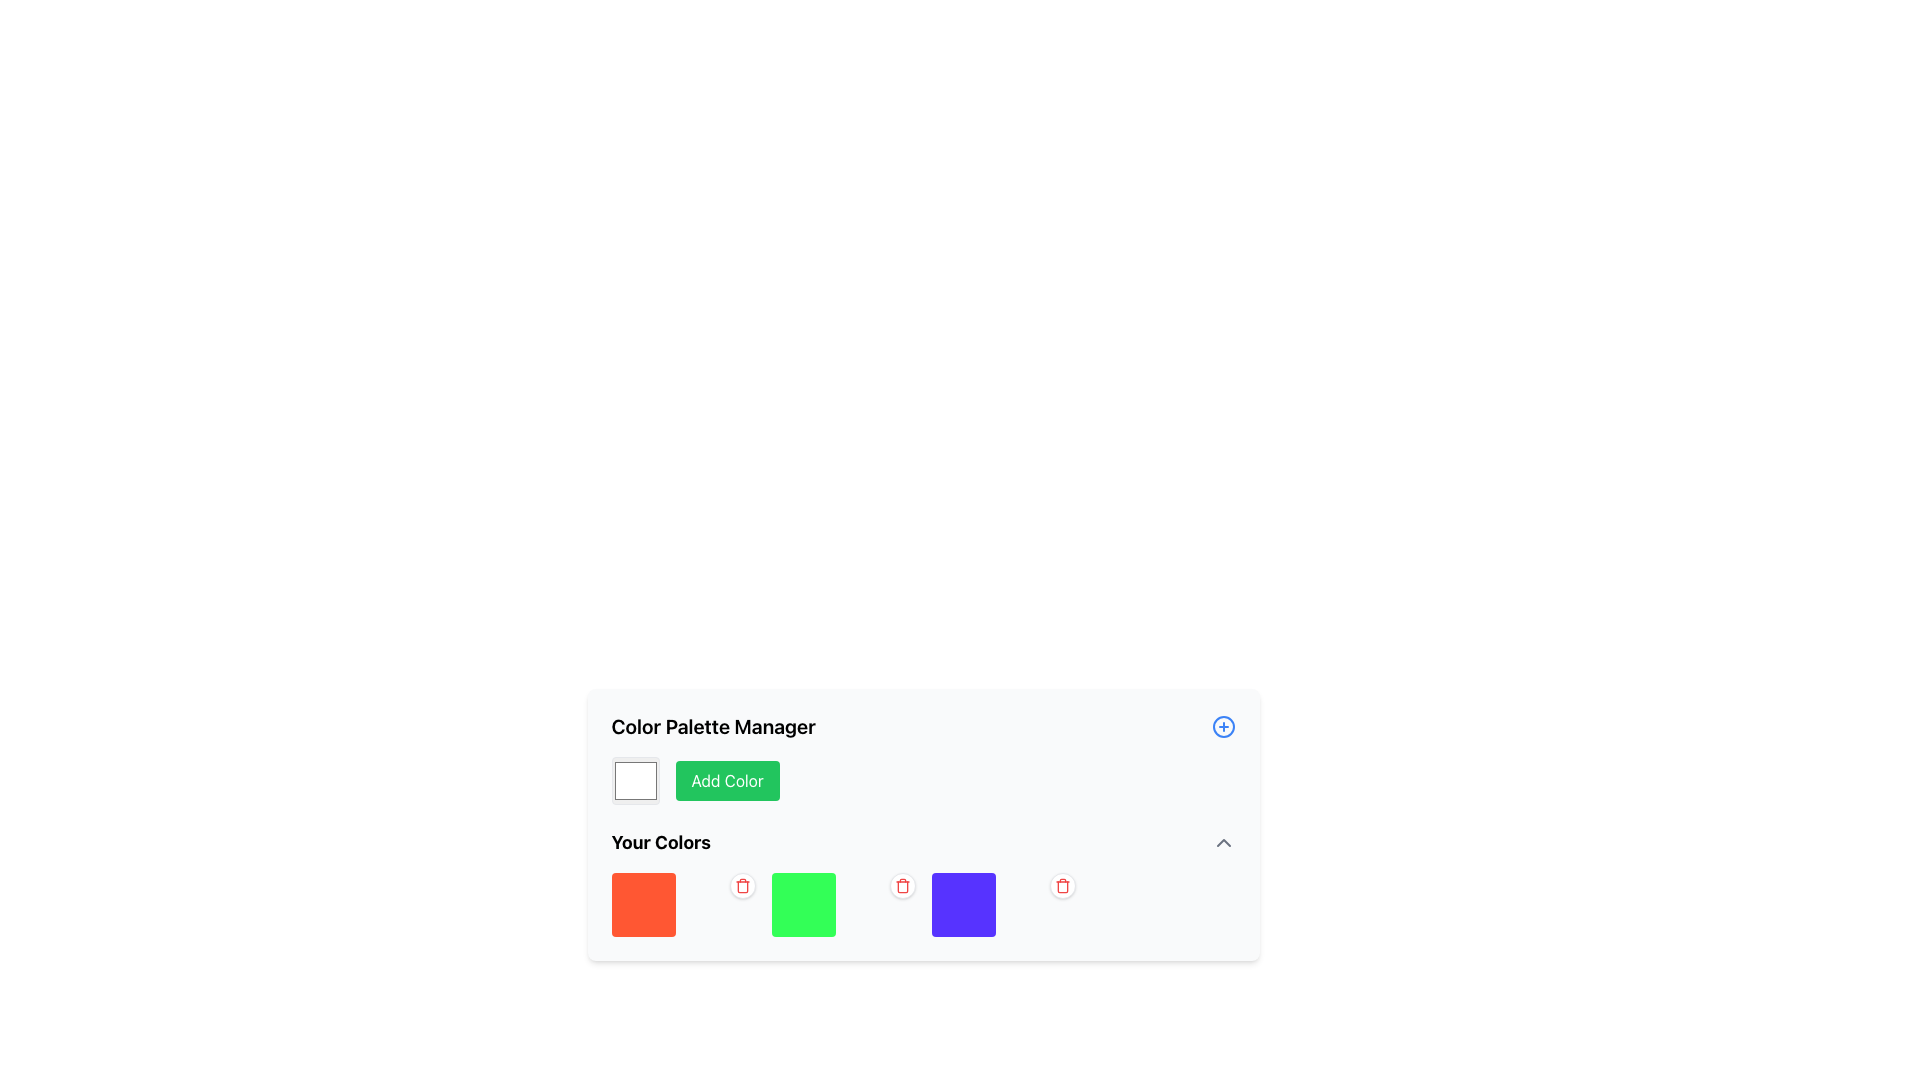 Image resolution: width=1920 pixels, height=1080 pixels. Describe the element at coordinates (1061, 885) in the screenshot. I see `the deletion icon located directly to the right of the purple color box` at that location.